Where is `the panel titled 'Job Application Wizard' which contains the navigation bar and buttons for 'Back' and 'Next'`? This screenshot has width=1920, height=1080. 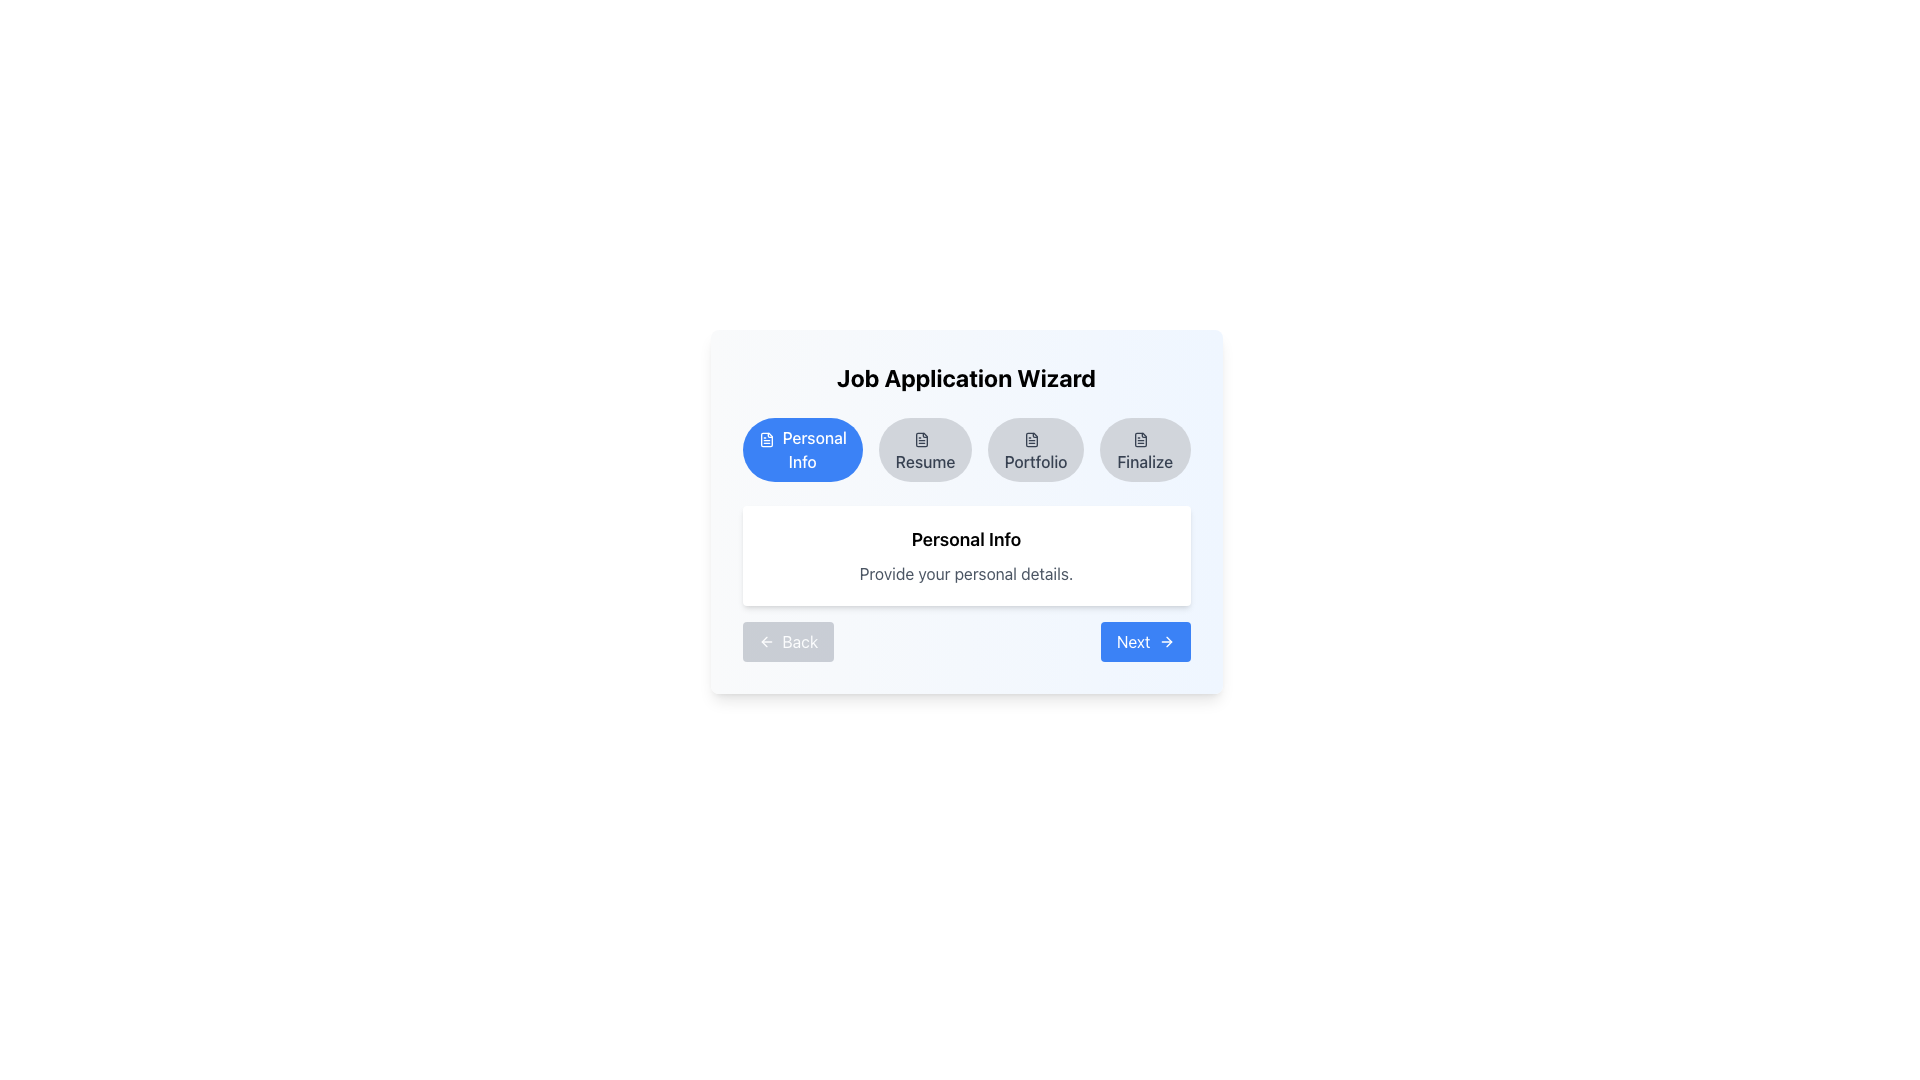 the panel titled 'Job Application Wizard' which contains the navigation bar and buttons for 'Back' and 'Next' is located at coordinates (966, 511).